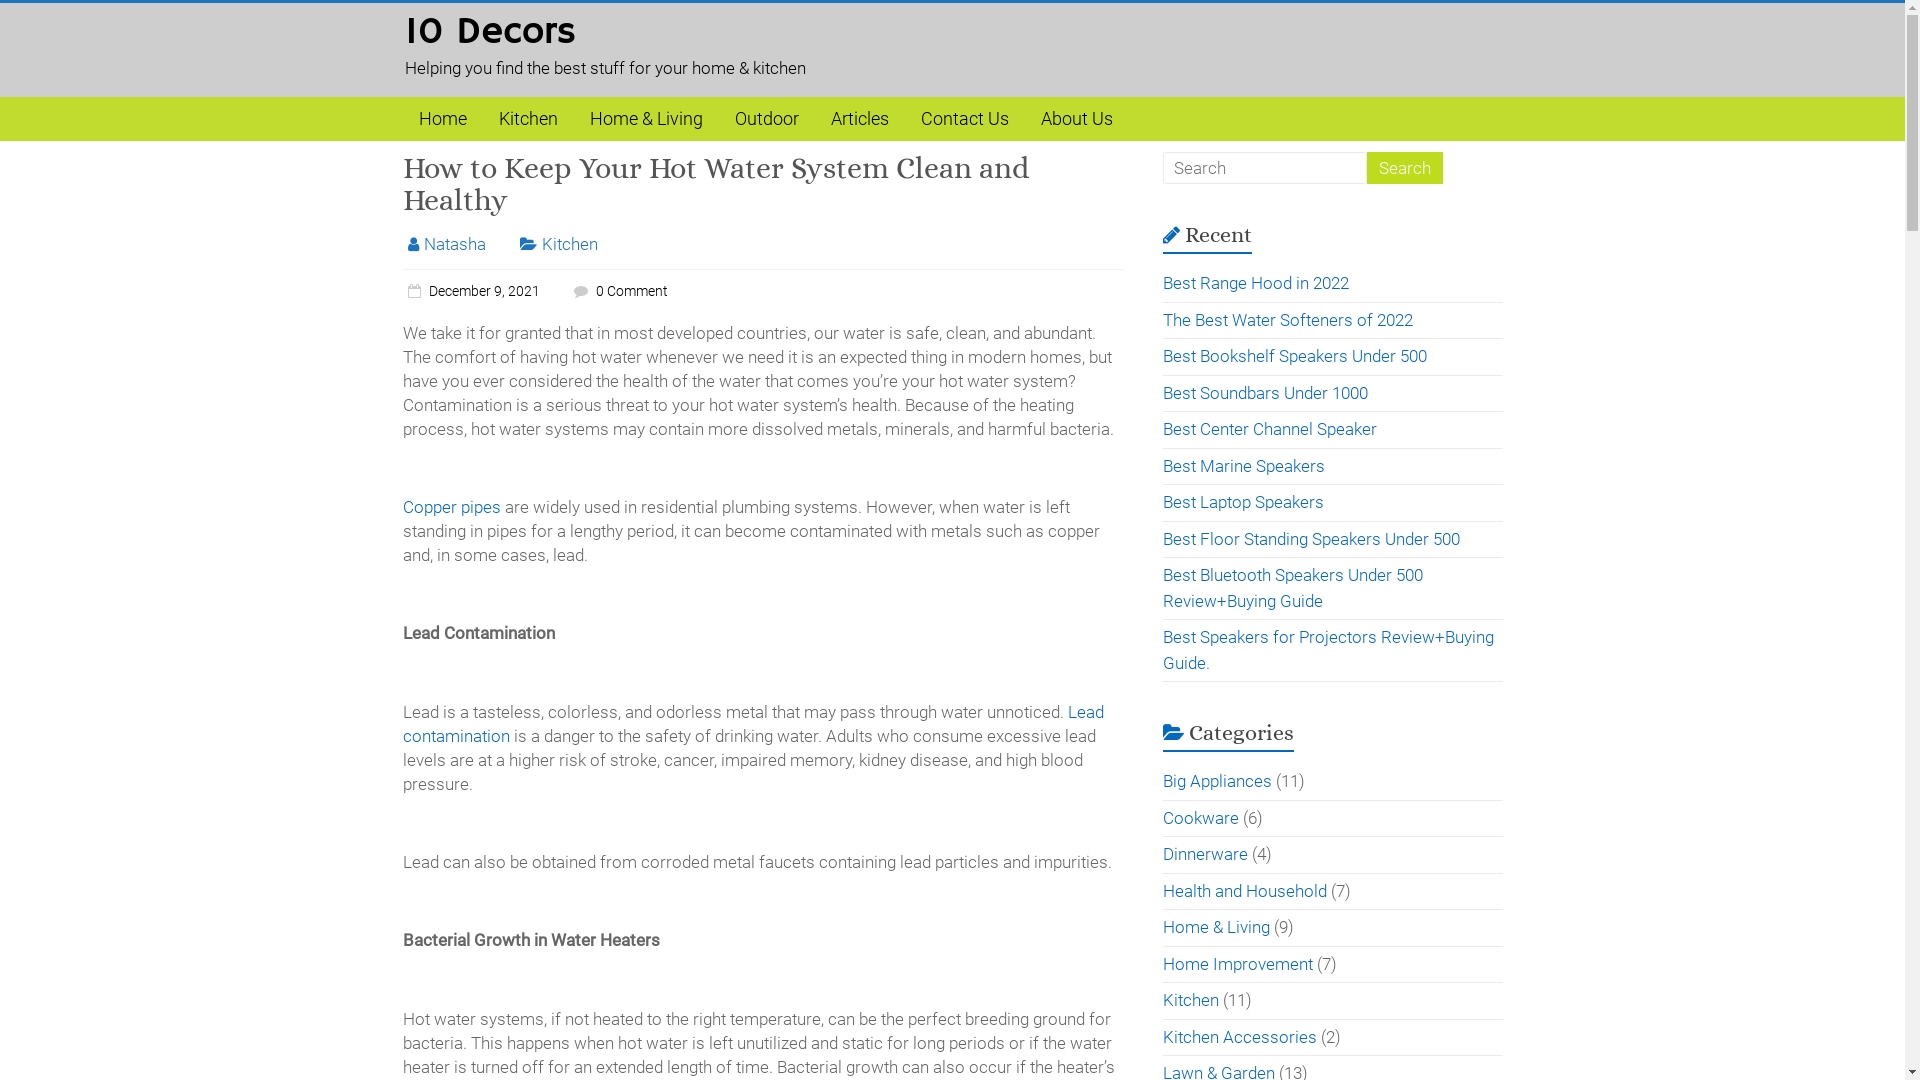  I want to click on 'Best Floor Standing Speakers Under 500', so click(1311, 536).